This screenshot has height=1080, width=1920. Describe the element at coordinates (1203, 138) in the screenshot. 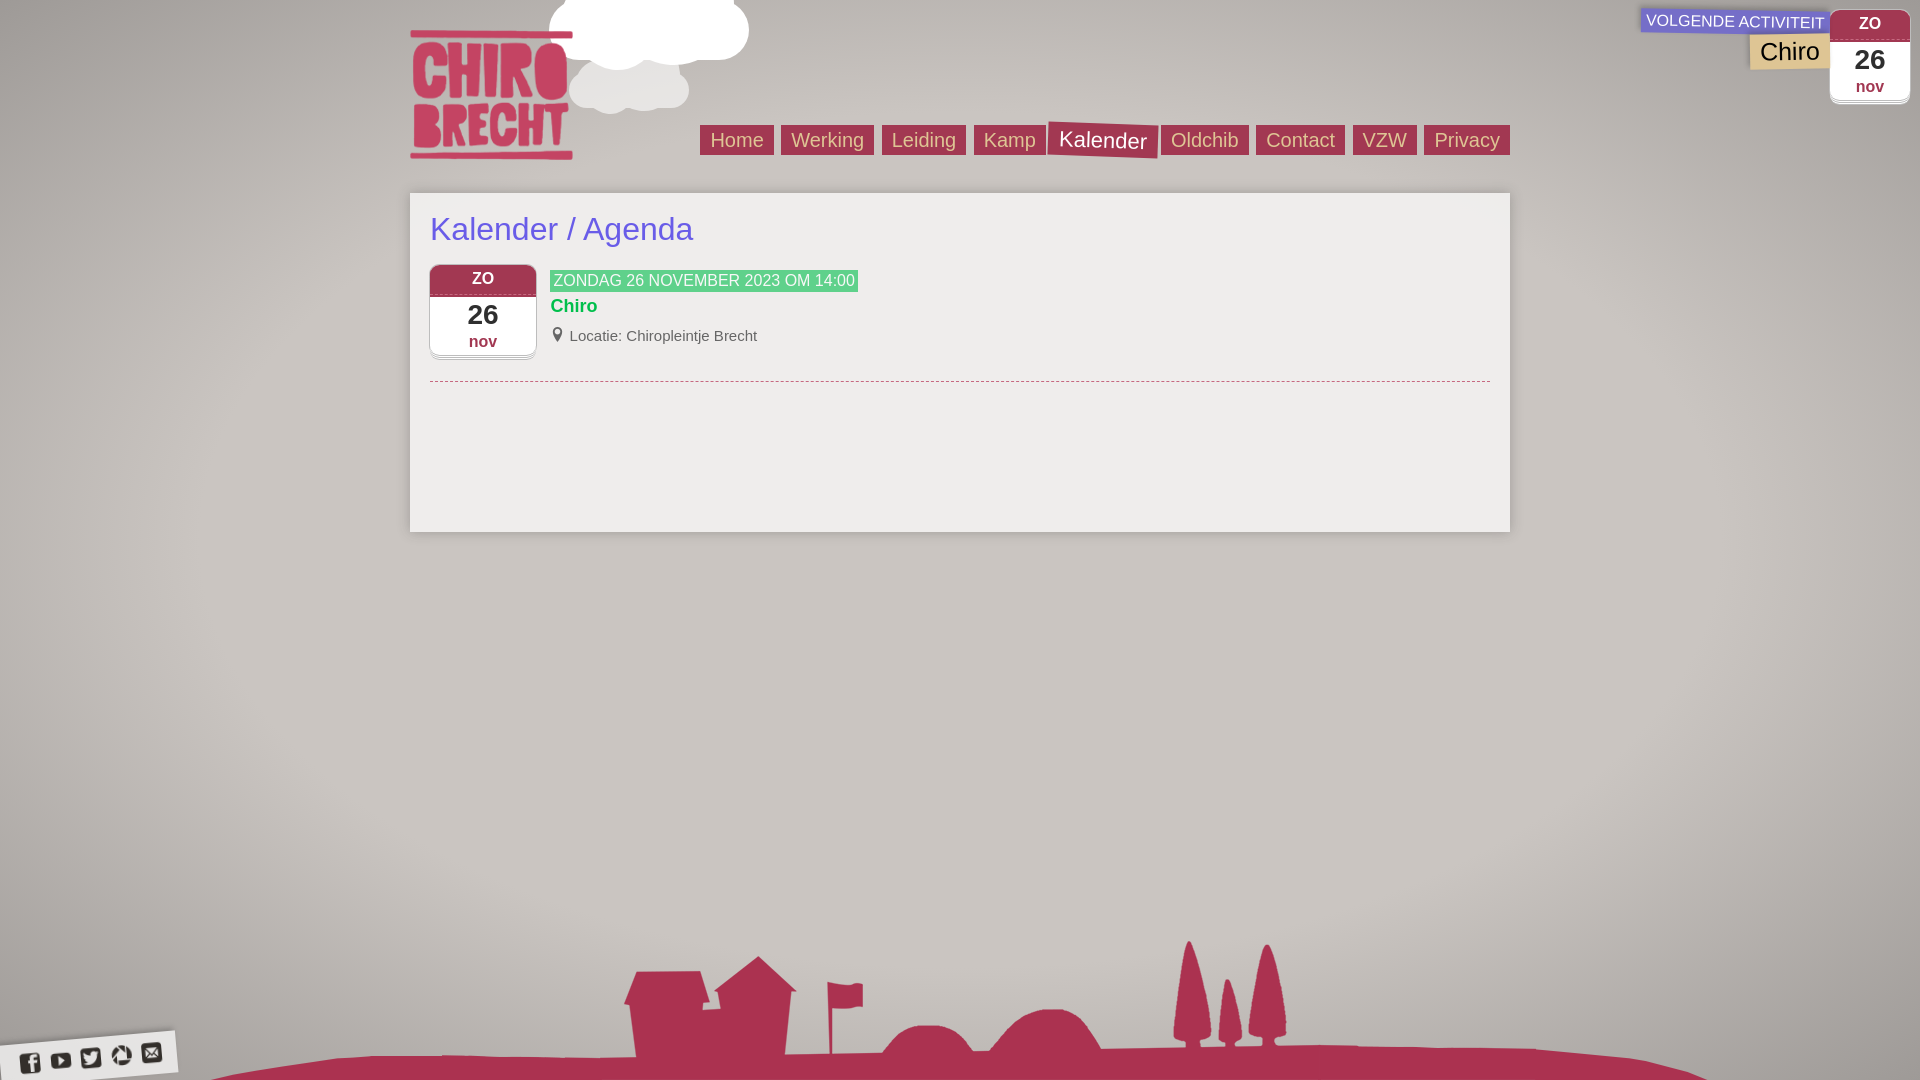

I see `'Oldchib'` at that location.